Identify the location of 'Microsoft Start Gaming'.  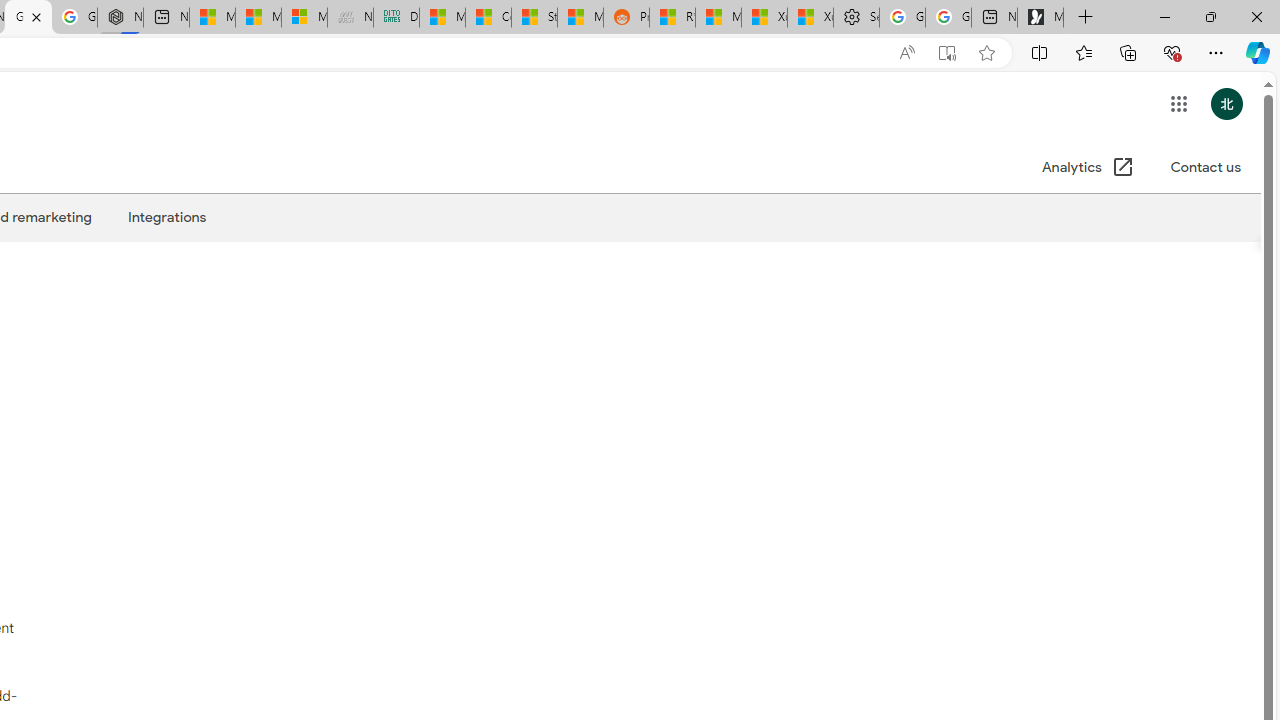
(1040, 17).